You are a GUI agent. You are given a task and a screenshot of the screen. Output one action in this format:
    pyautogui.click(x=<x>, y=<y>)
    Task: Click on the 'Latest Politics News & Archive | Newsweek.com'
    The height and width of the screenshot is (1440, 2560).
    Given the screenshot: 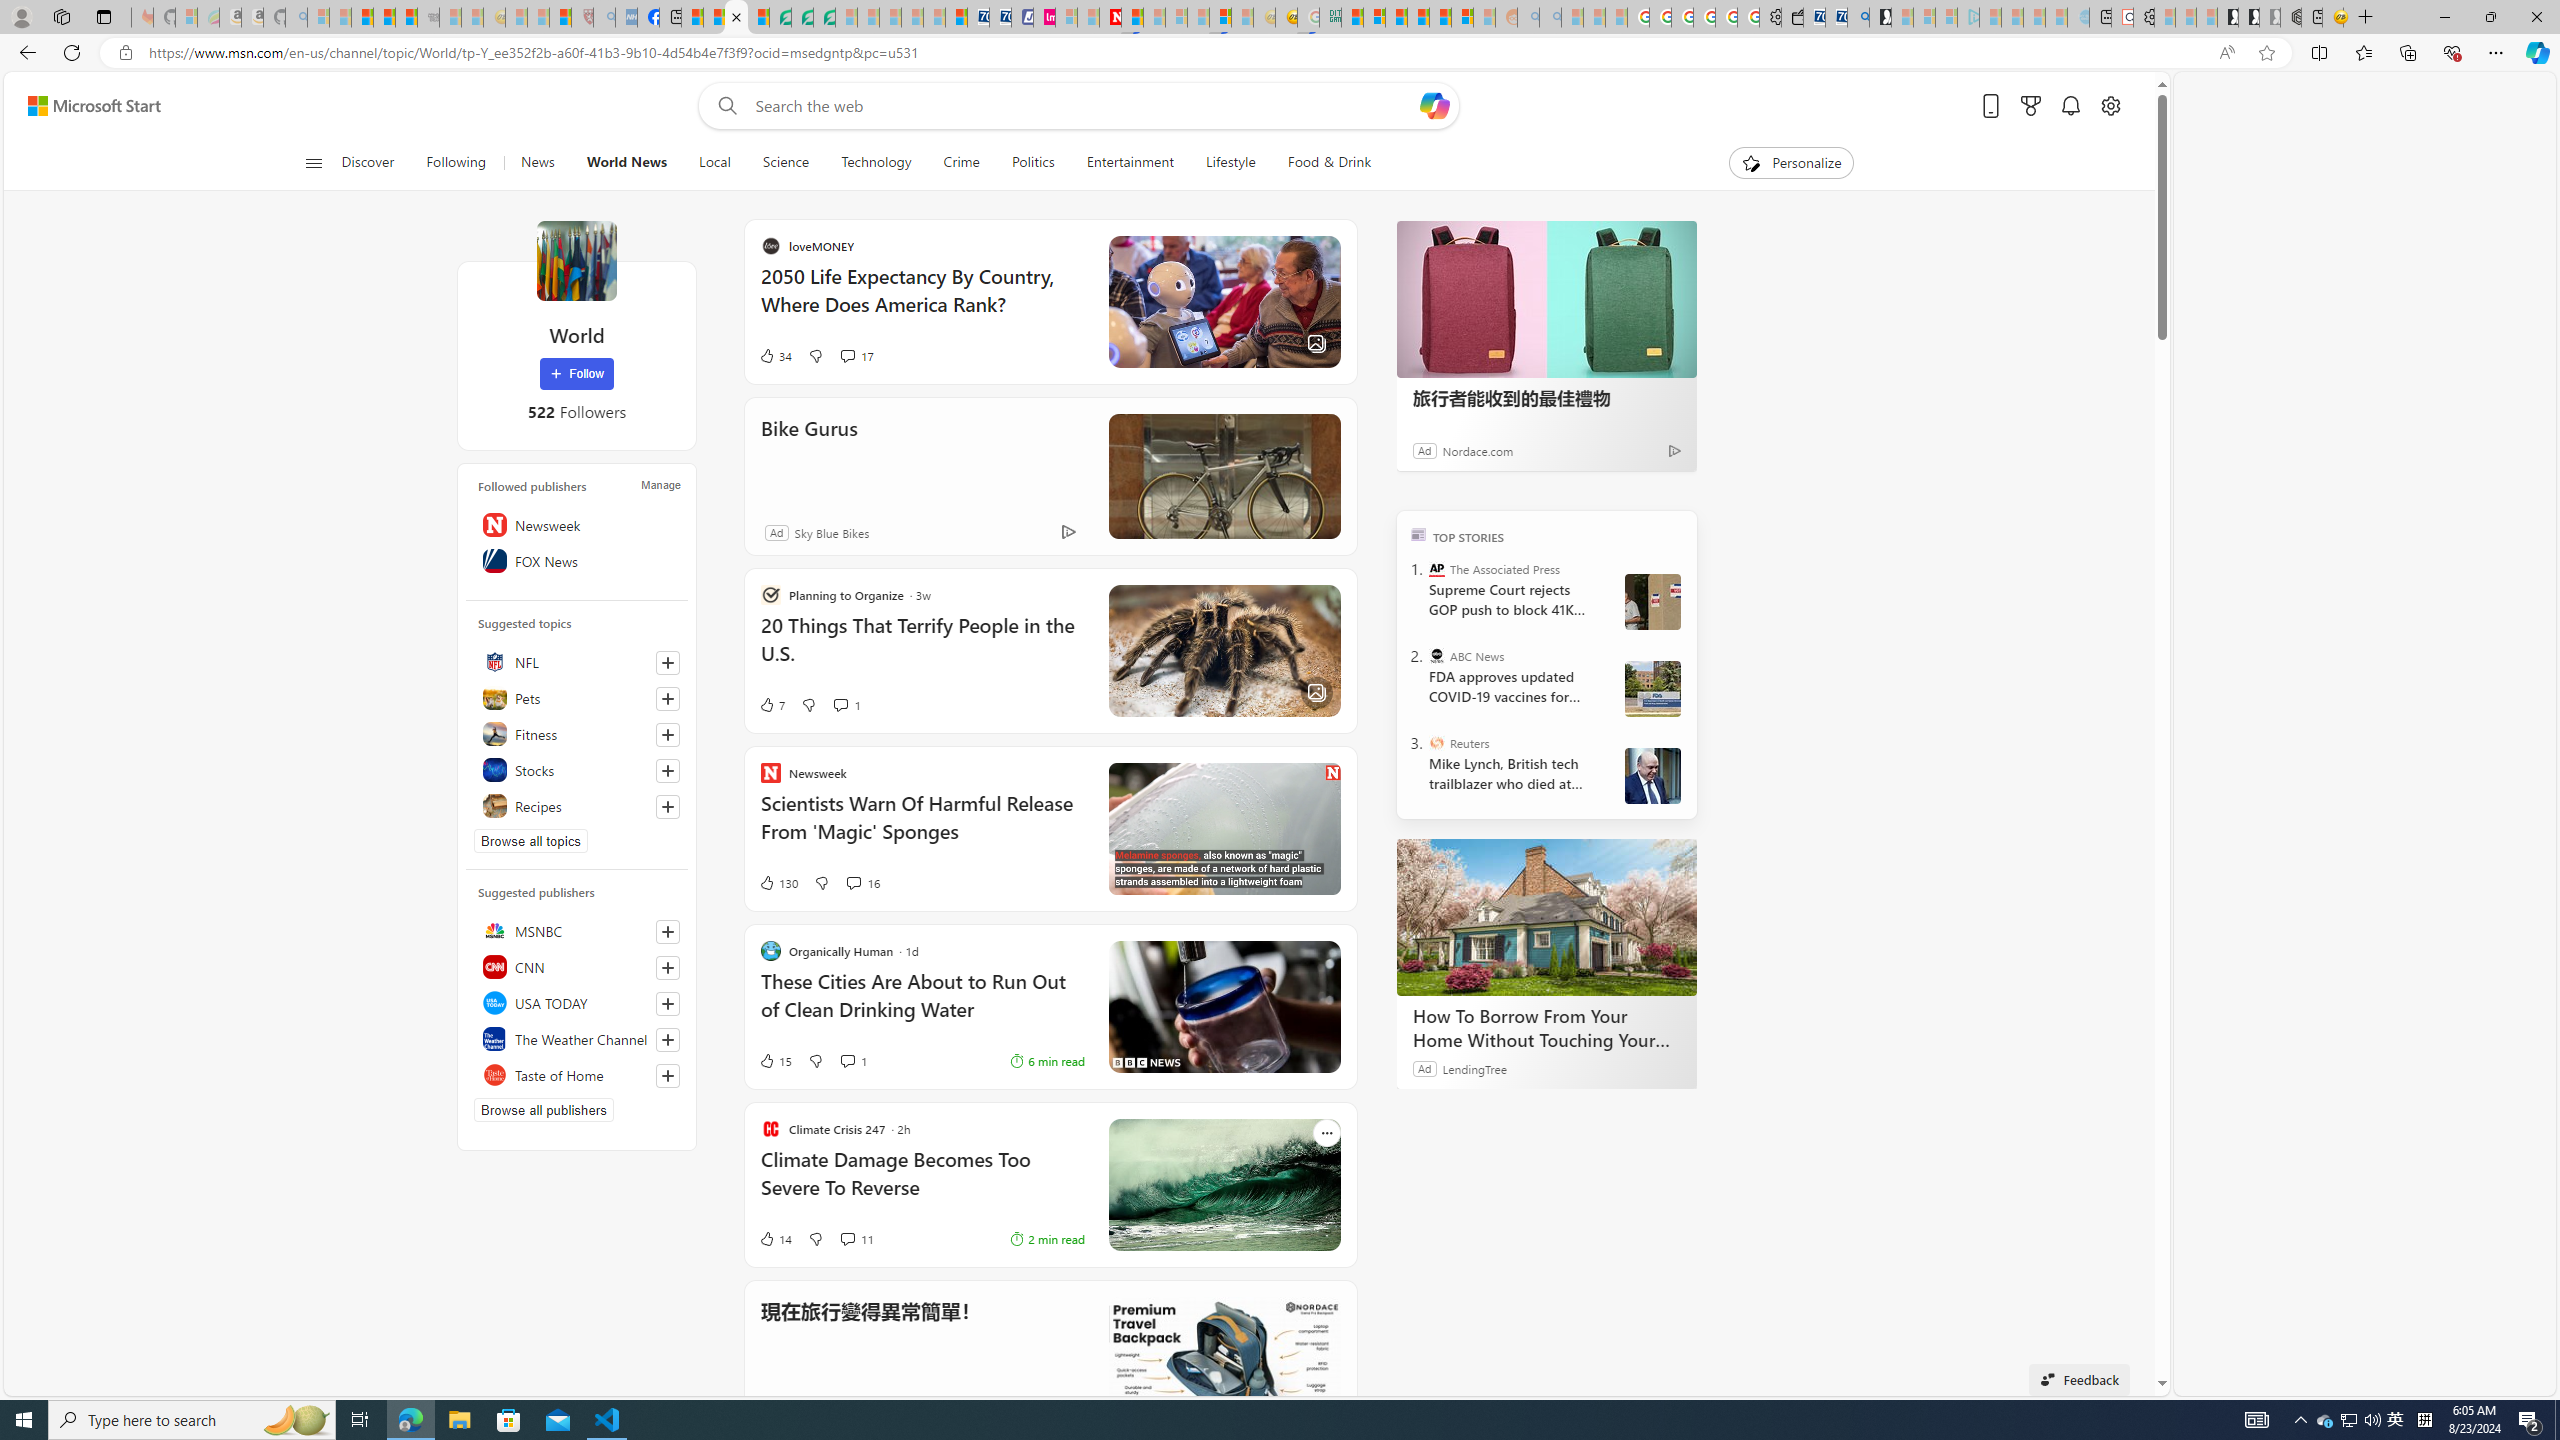 What is the action you would take?
    pyautogui.click(x=1108, y=16)
    